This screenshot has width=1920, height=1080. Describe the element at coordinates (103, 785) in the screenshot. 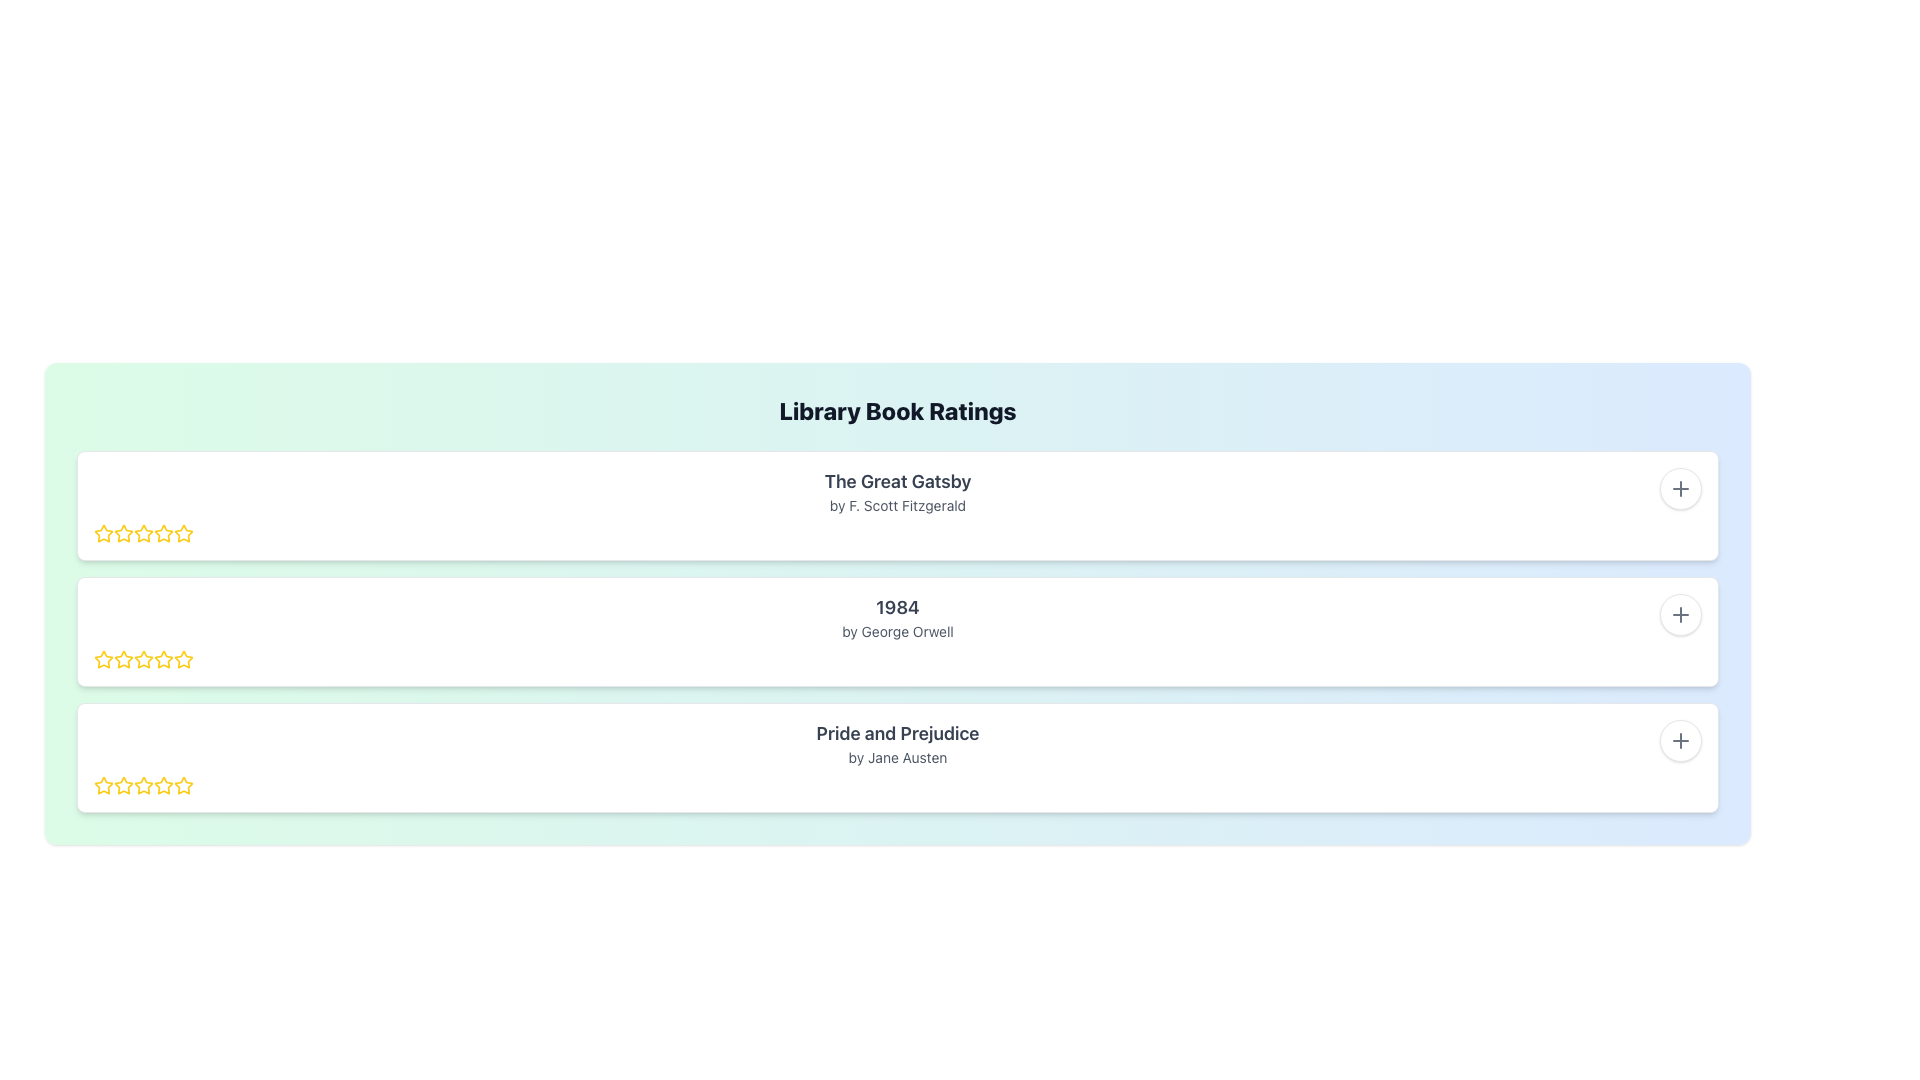

I see `the first star icon in the rating section for the third book item to rate the item` at that location.